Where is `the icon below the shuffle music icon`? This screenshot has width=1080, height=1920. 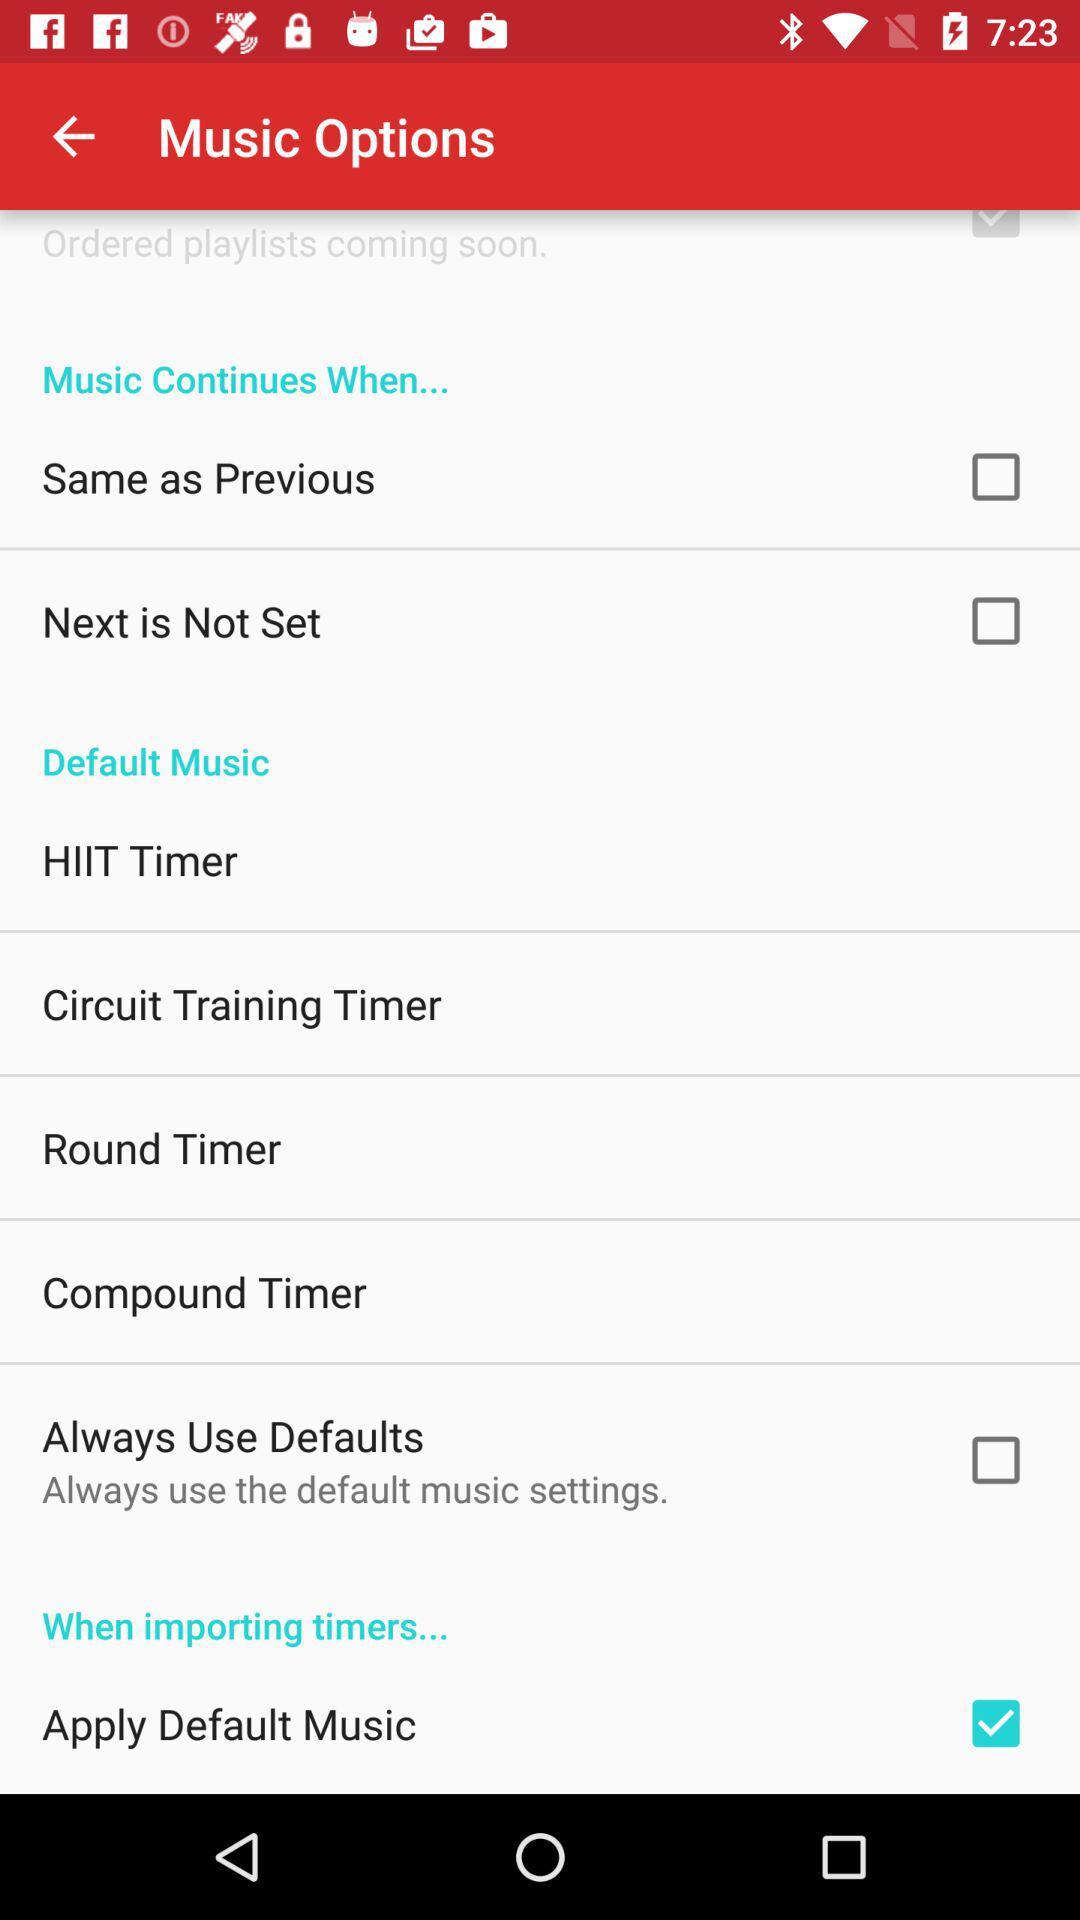 the icon below the shuffle music icon is located at coordinates (295, 241).